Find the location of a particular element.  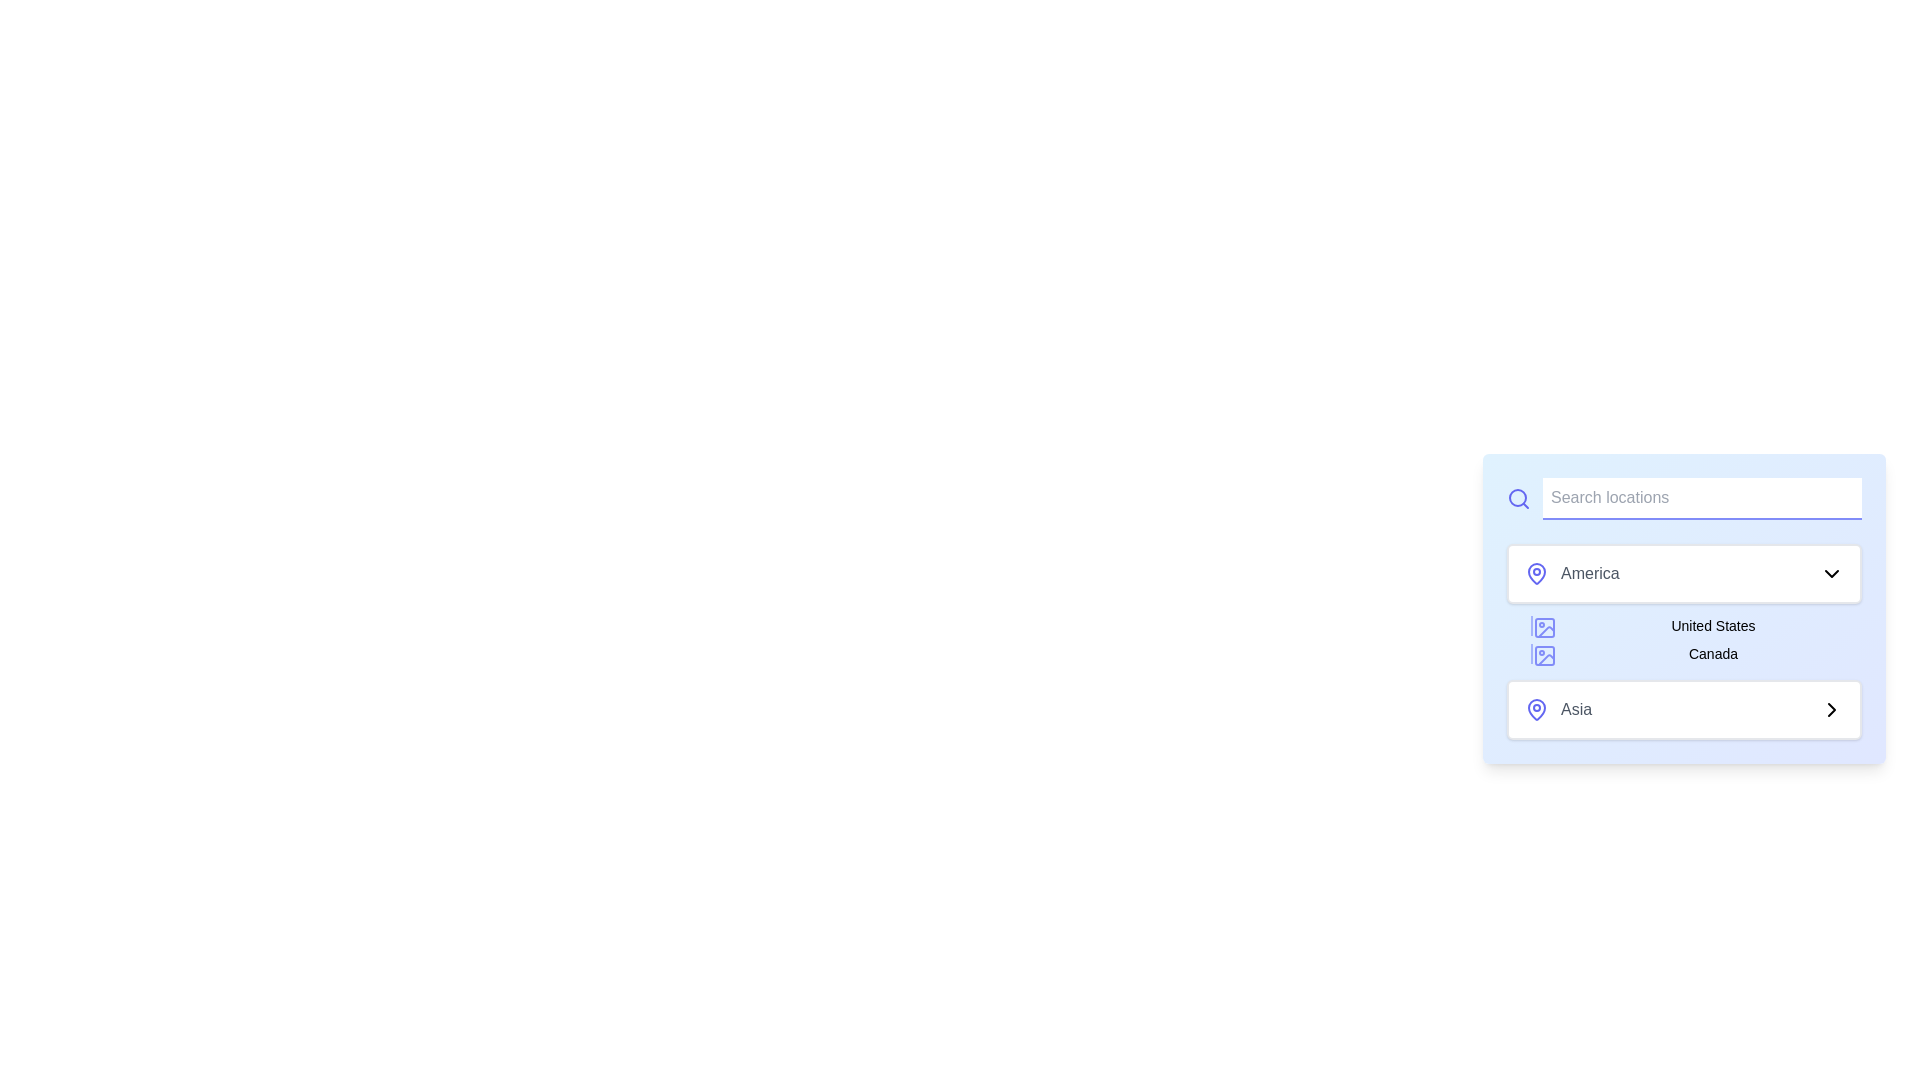

the icon representing the 'United States' text entry, which is positioned to the left of the text within a list item under the 'America' category is located at coordinates (1544, 627).